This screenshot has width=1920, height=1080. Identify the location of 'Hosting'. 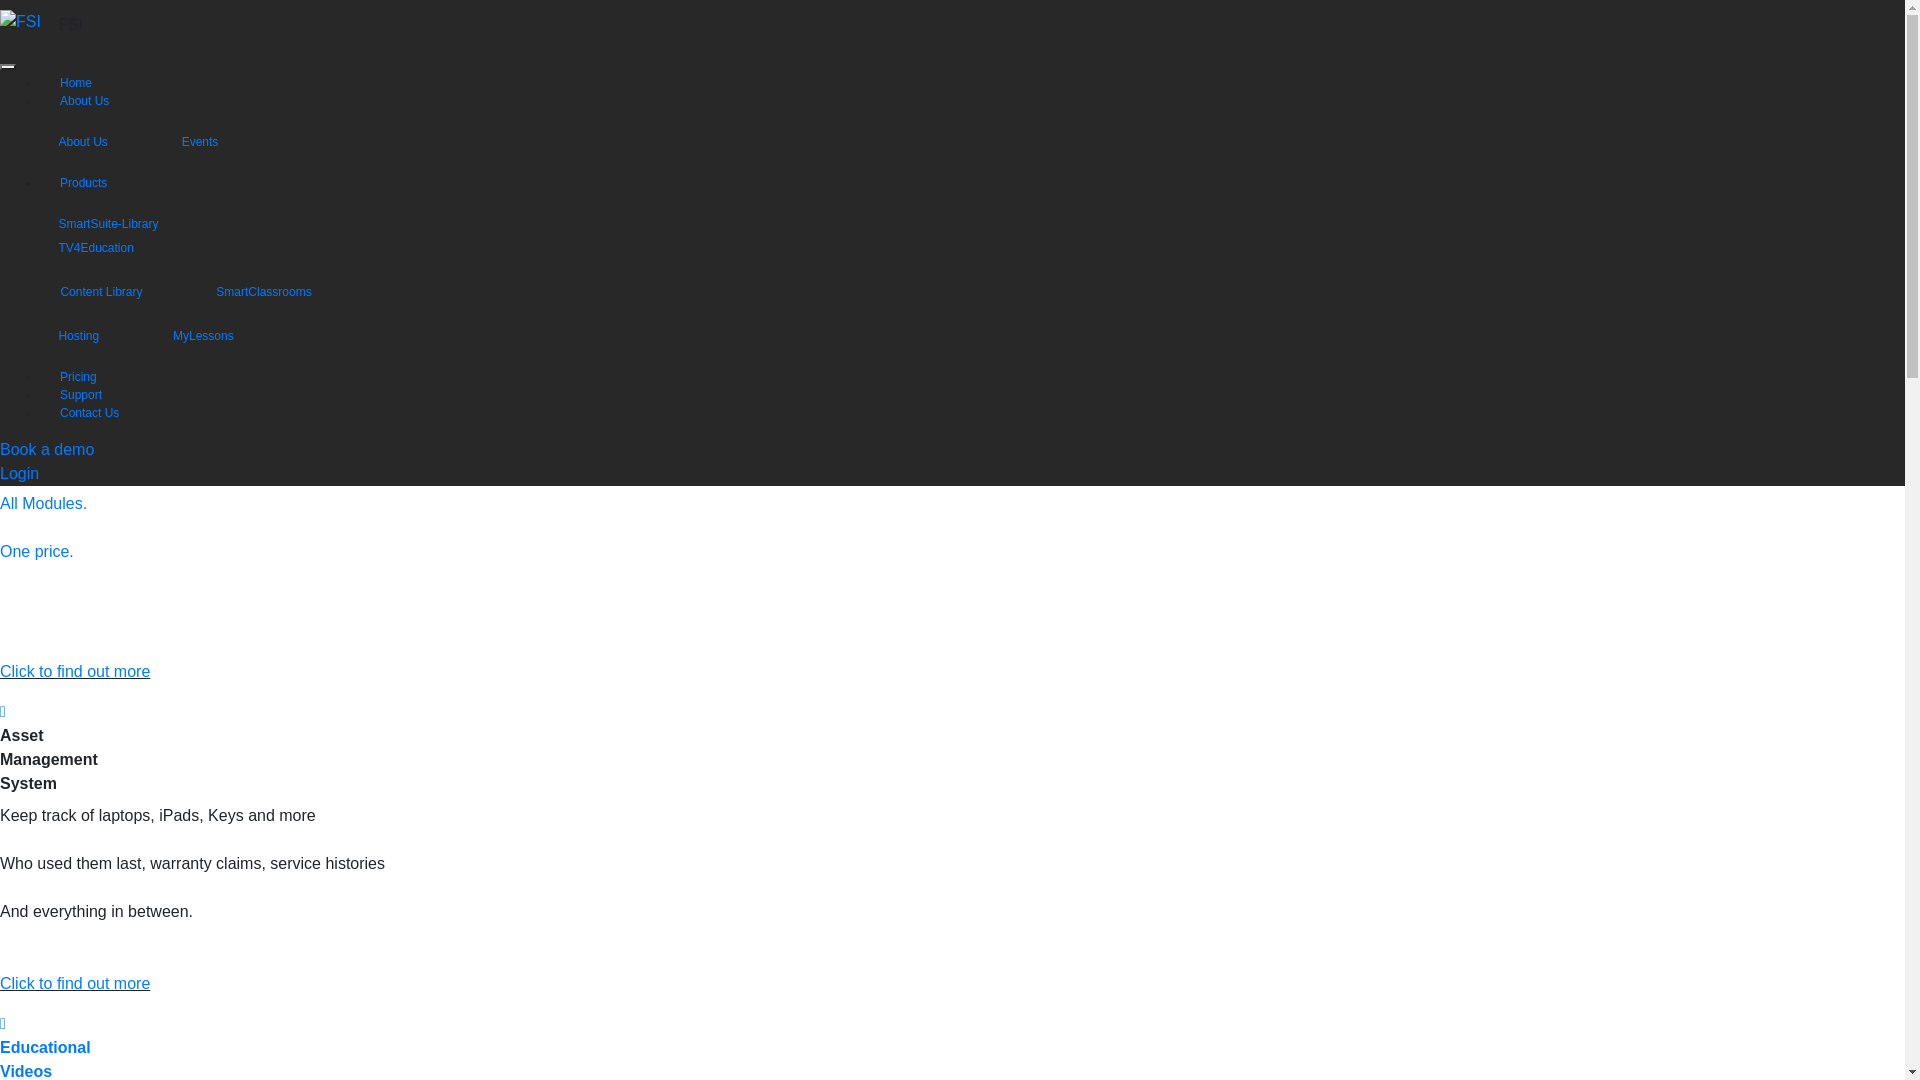
(96, 334).